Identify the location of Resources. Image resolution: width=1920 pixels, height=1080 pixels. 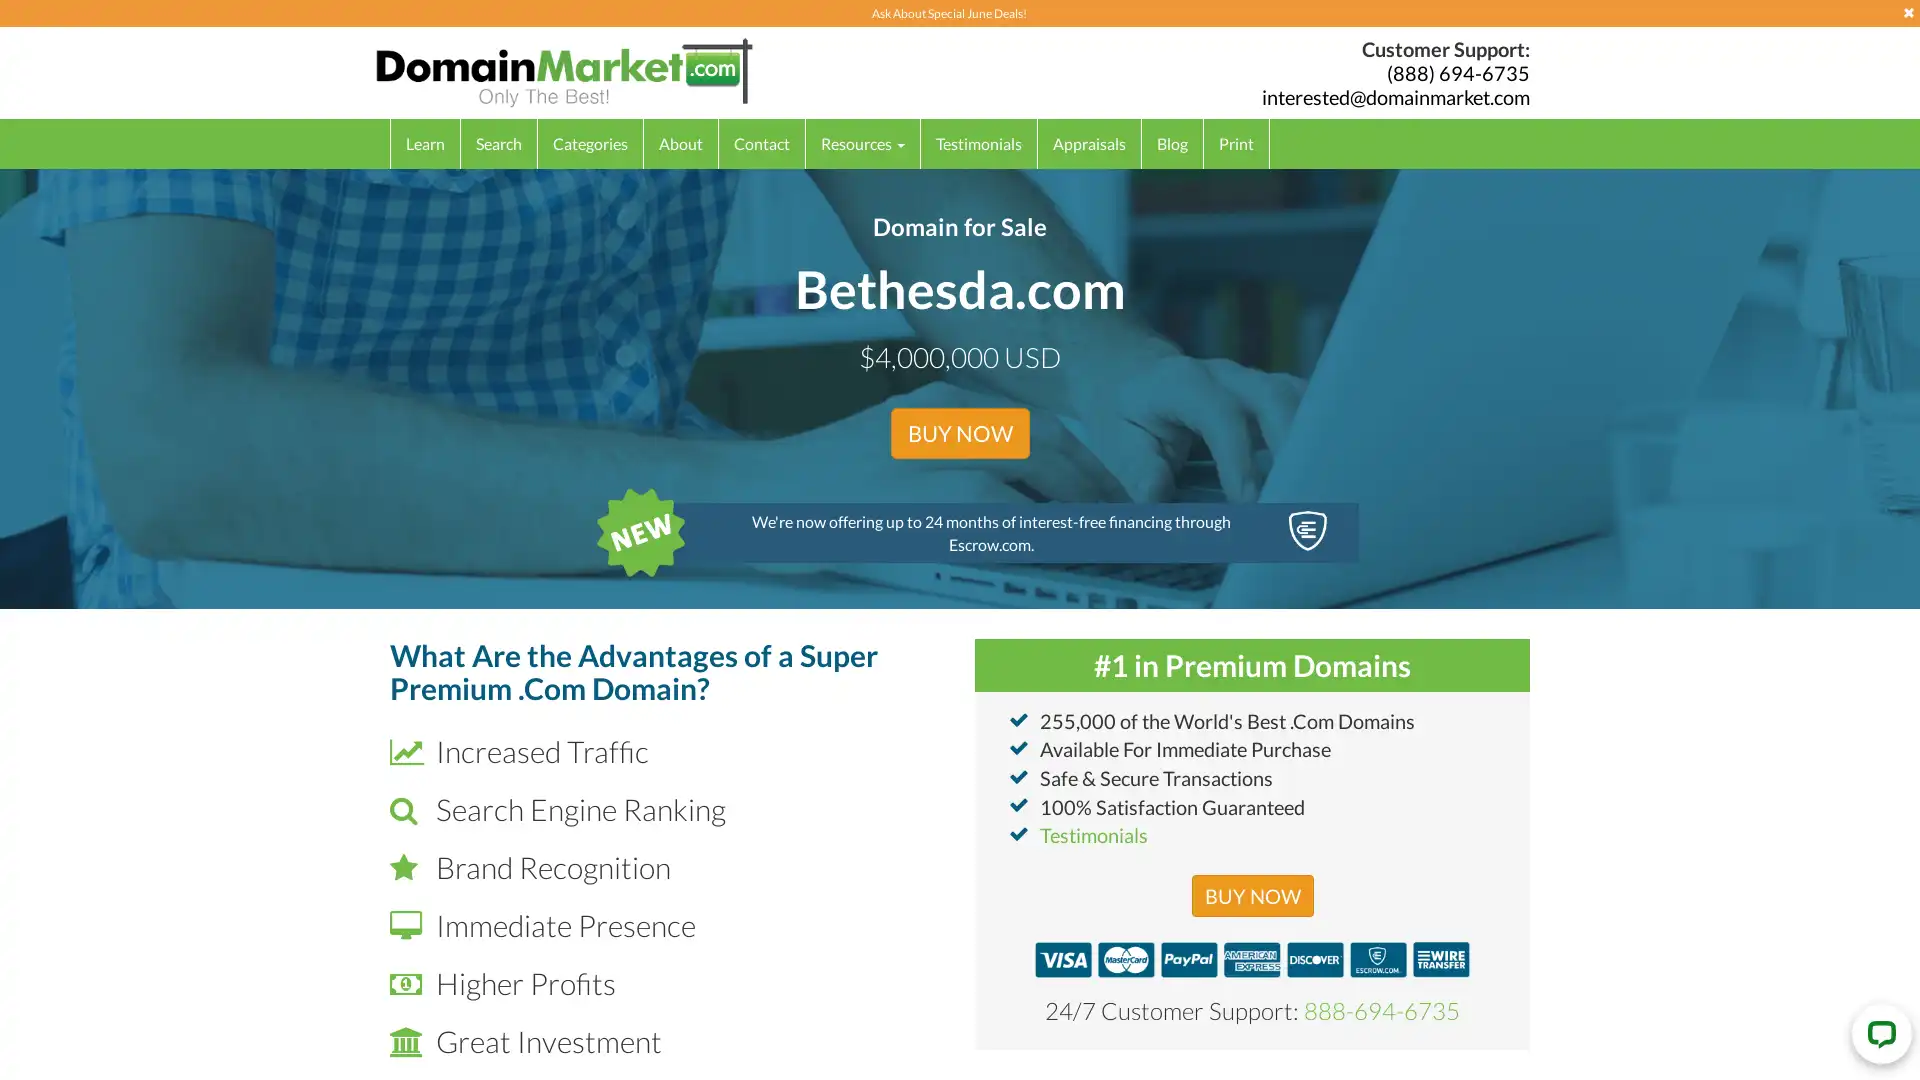
(863, 142).